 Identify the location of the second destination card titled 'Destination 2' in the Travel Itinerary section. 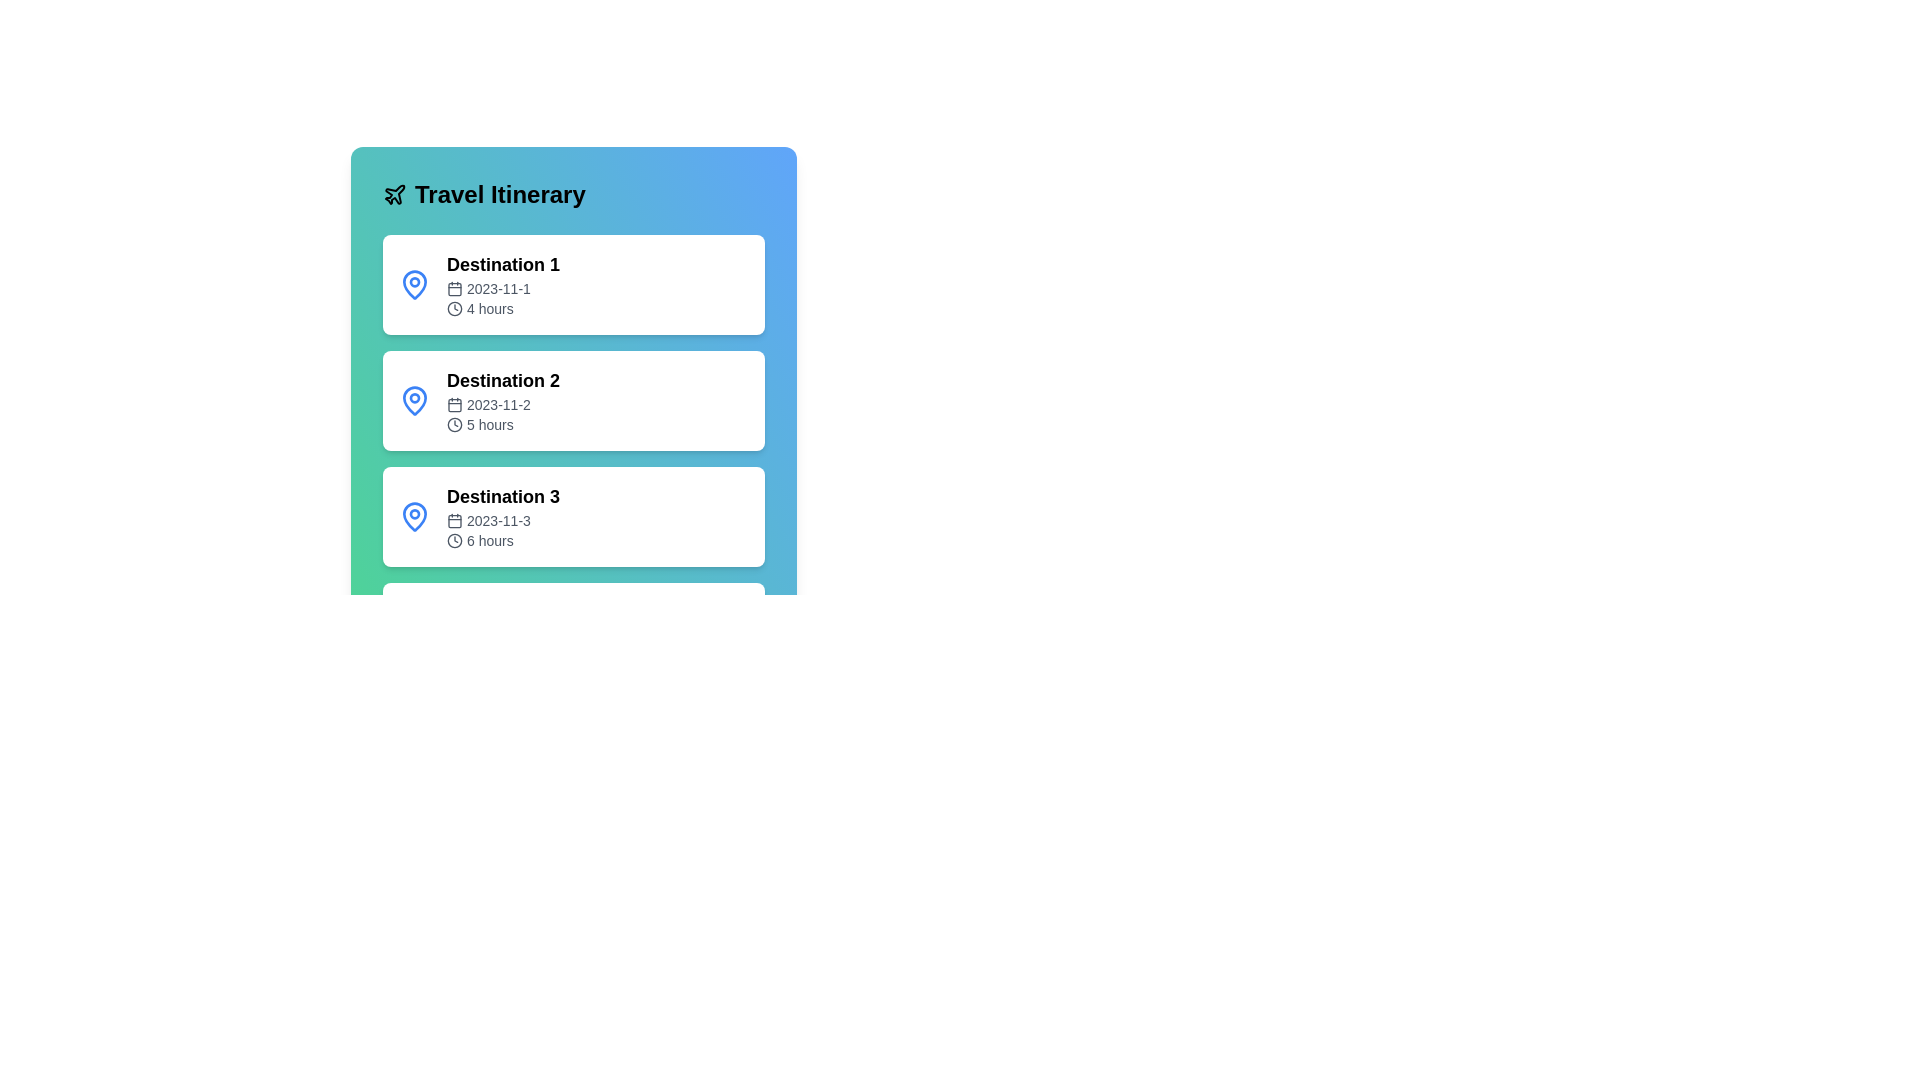
(573, 357).